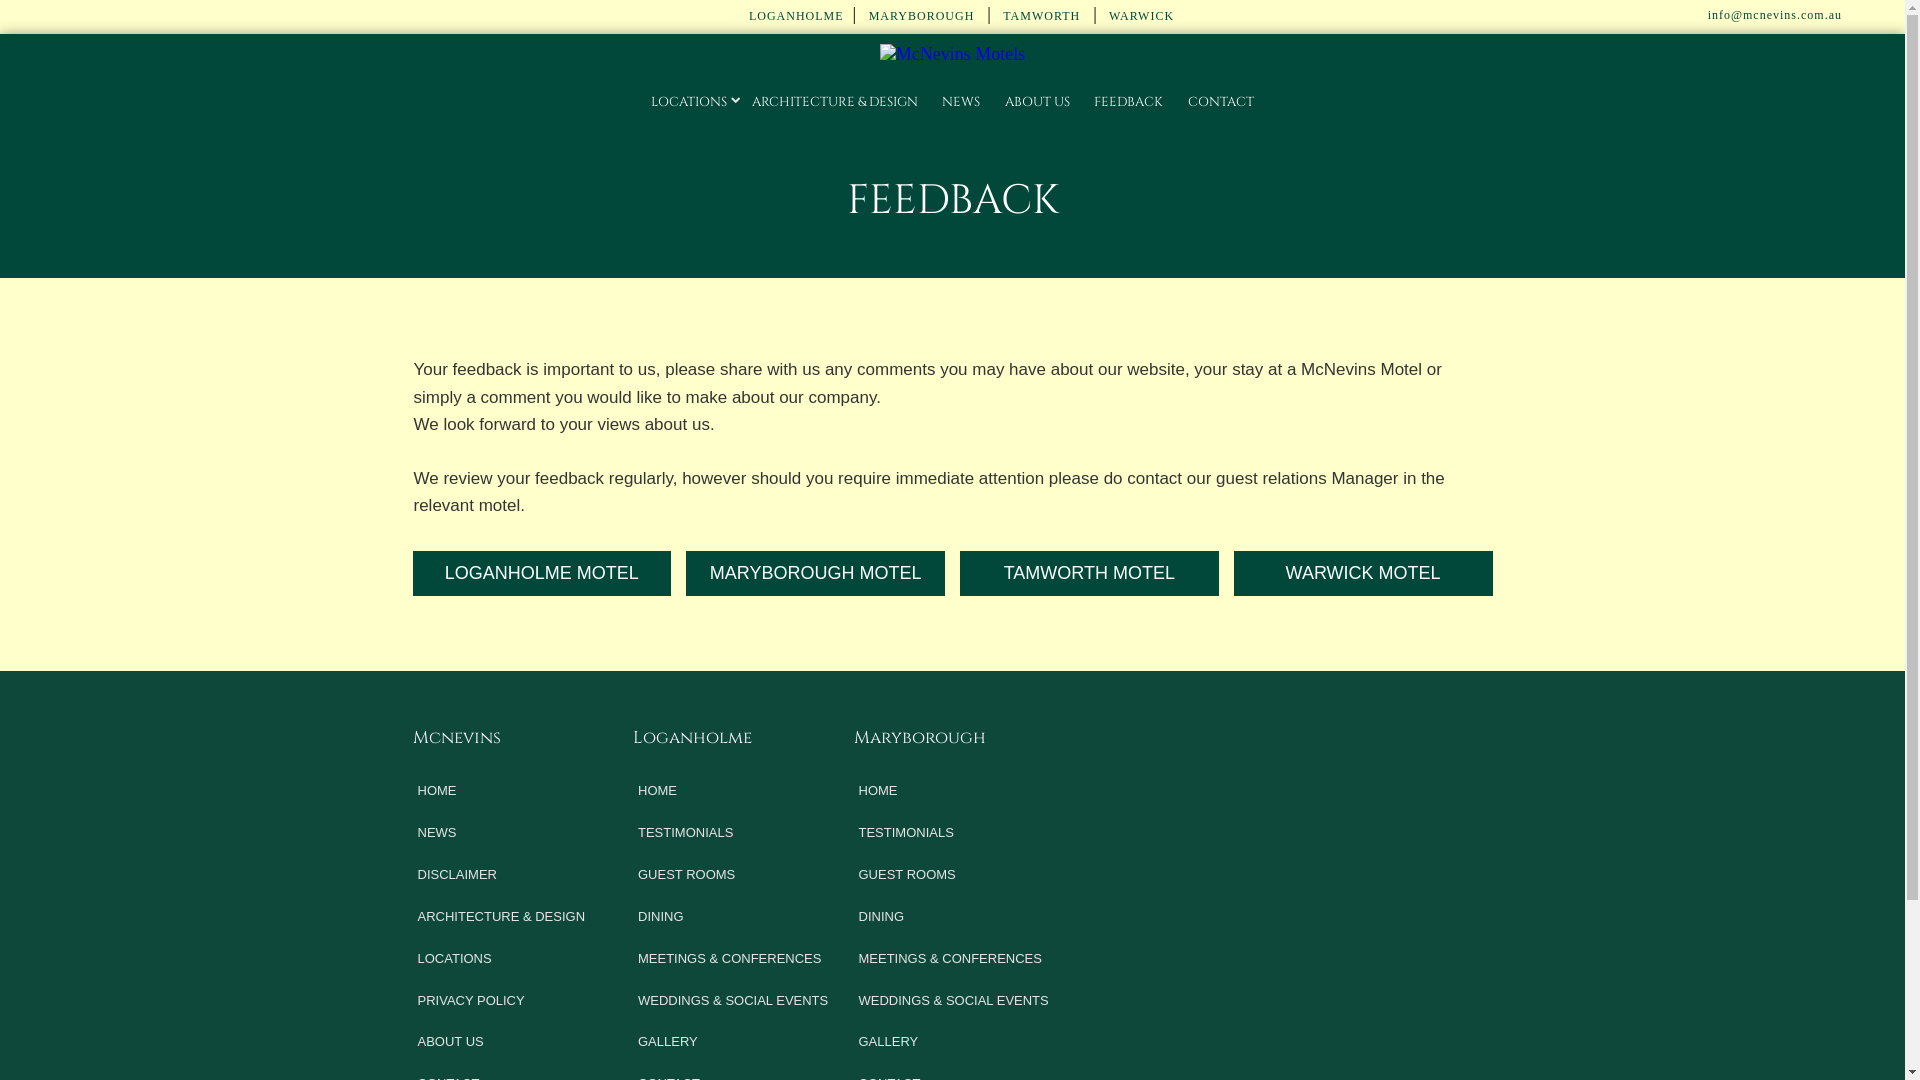 Image resolution: width=1920 pixels, height=1080 pixels. Describe the element at coordinates (854, 958) in the screenshot. I see `'MEETINGS & CONFERENCES'` at that location.